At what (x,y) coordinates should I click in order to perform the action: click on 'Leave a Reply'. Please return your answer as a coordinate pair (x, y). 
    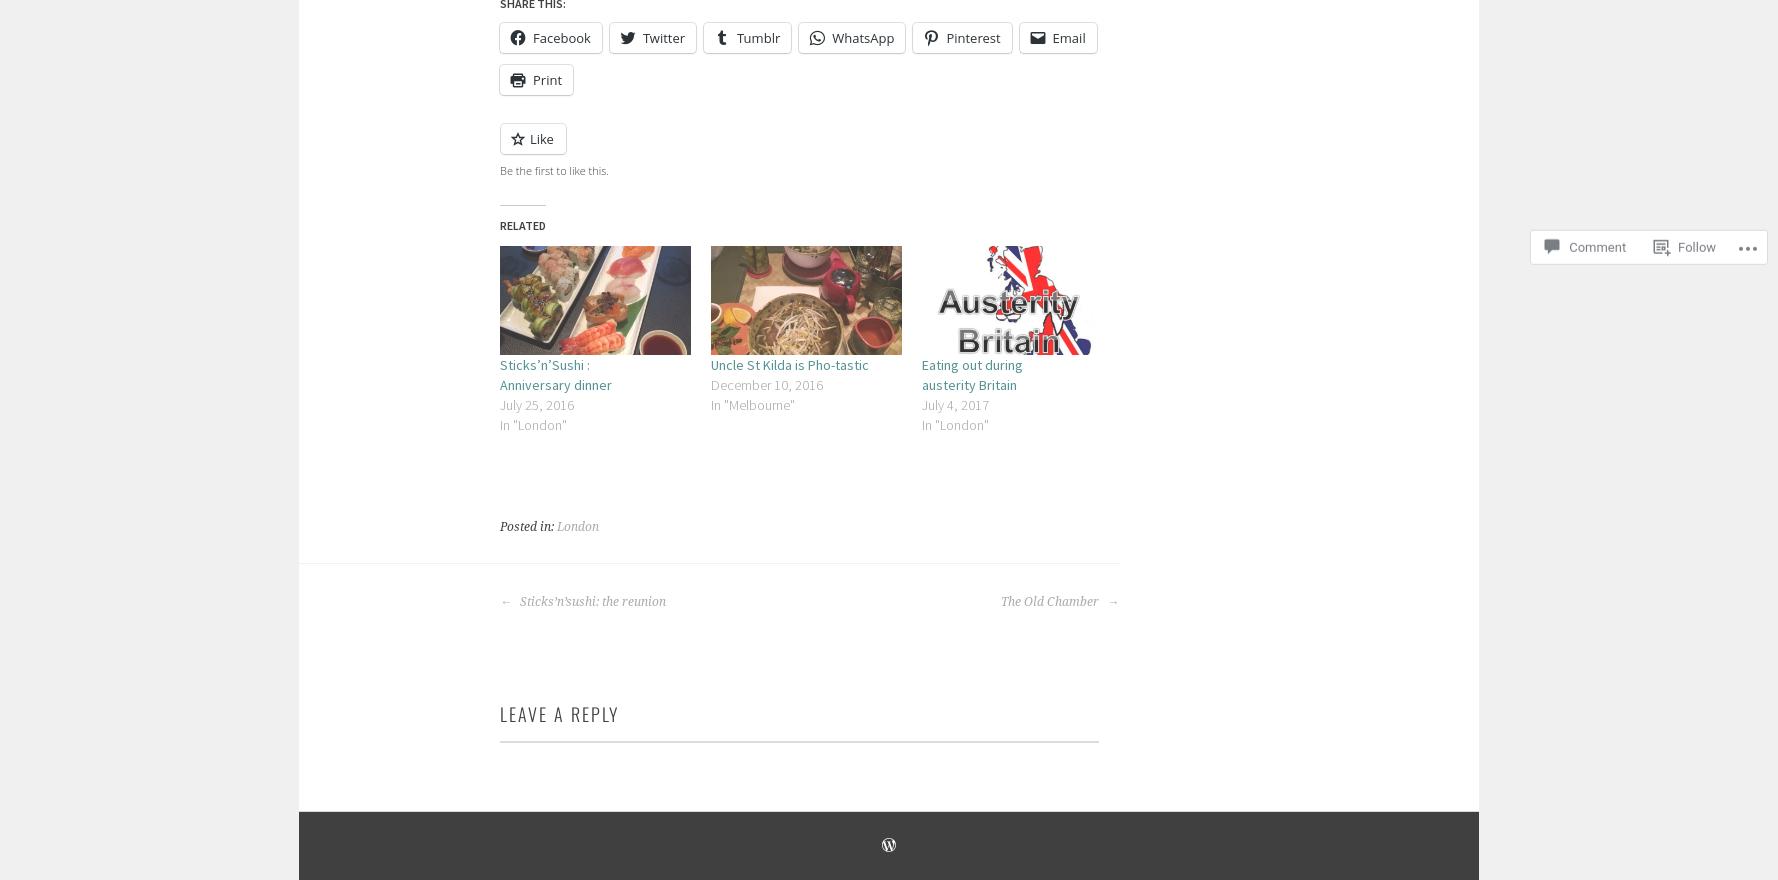
    Looking at the image, I should click on (498, 712).